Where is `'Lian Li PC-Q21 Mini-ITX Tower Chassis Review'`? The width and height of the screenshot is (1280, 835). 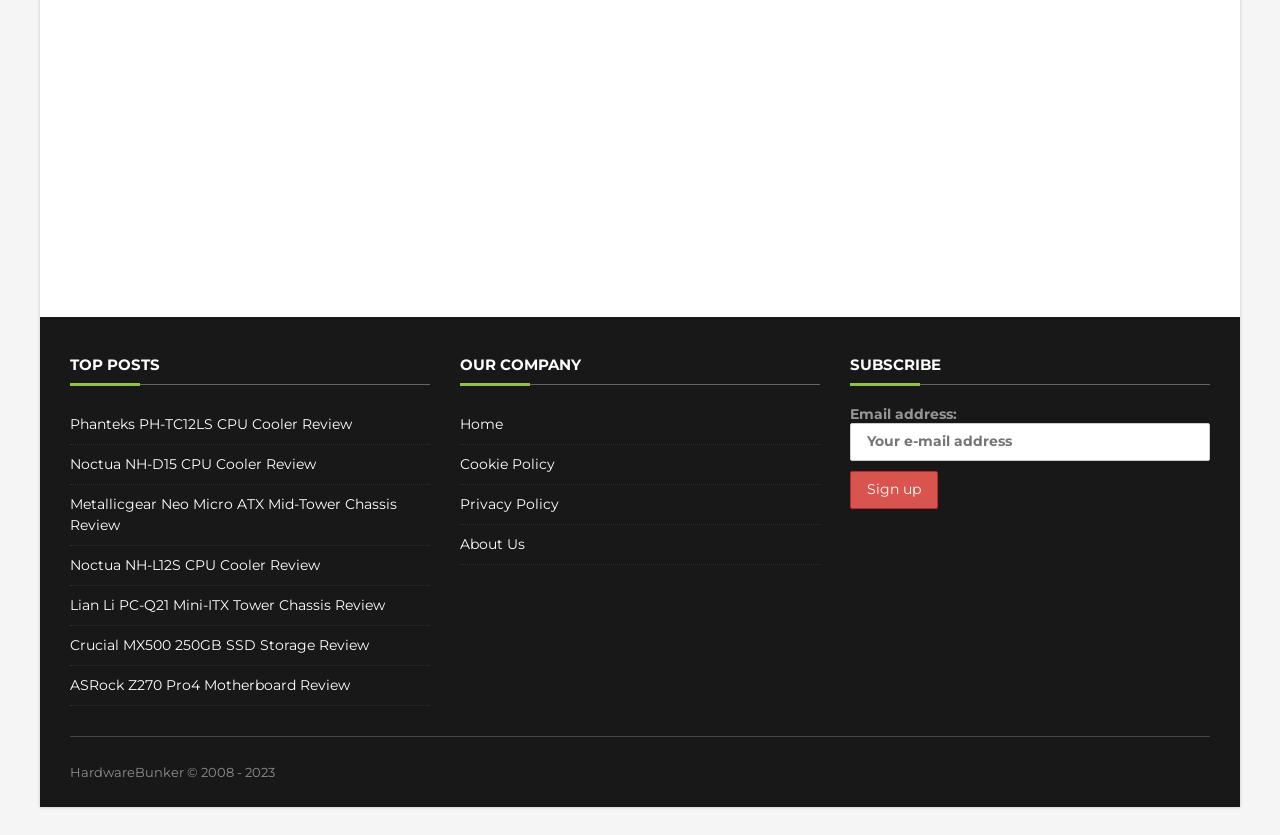
'Lian Li PC-Q21 Mini-ITX Tower Chassis Review' is located at coordinates (227, 604).